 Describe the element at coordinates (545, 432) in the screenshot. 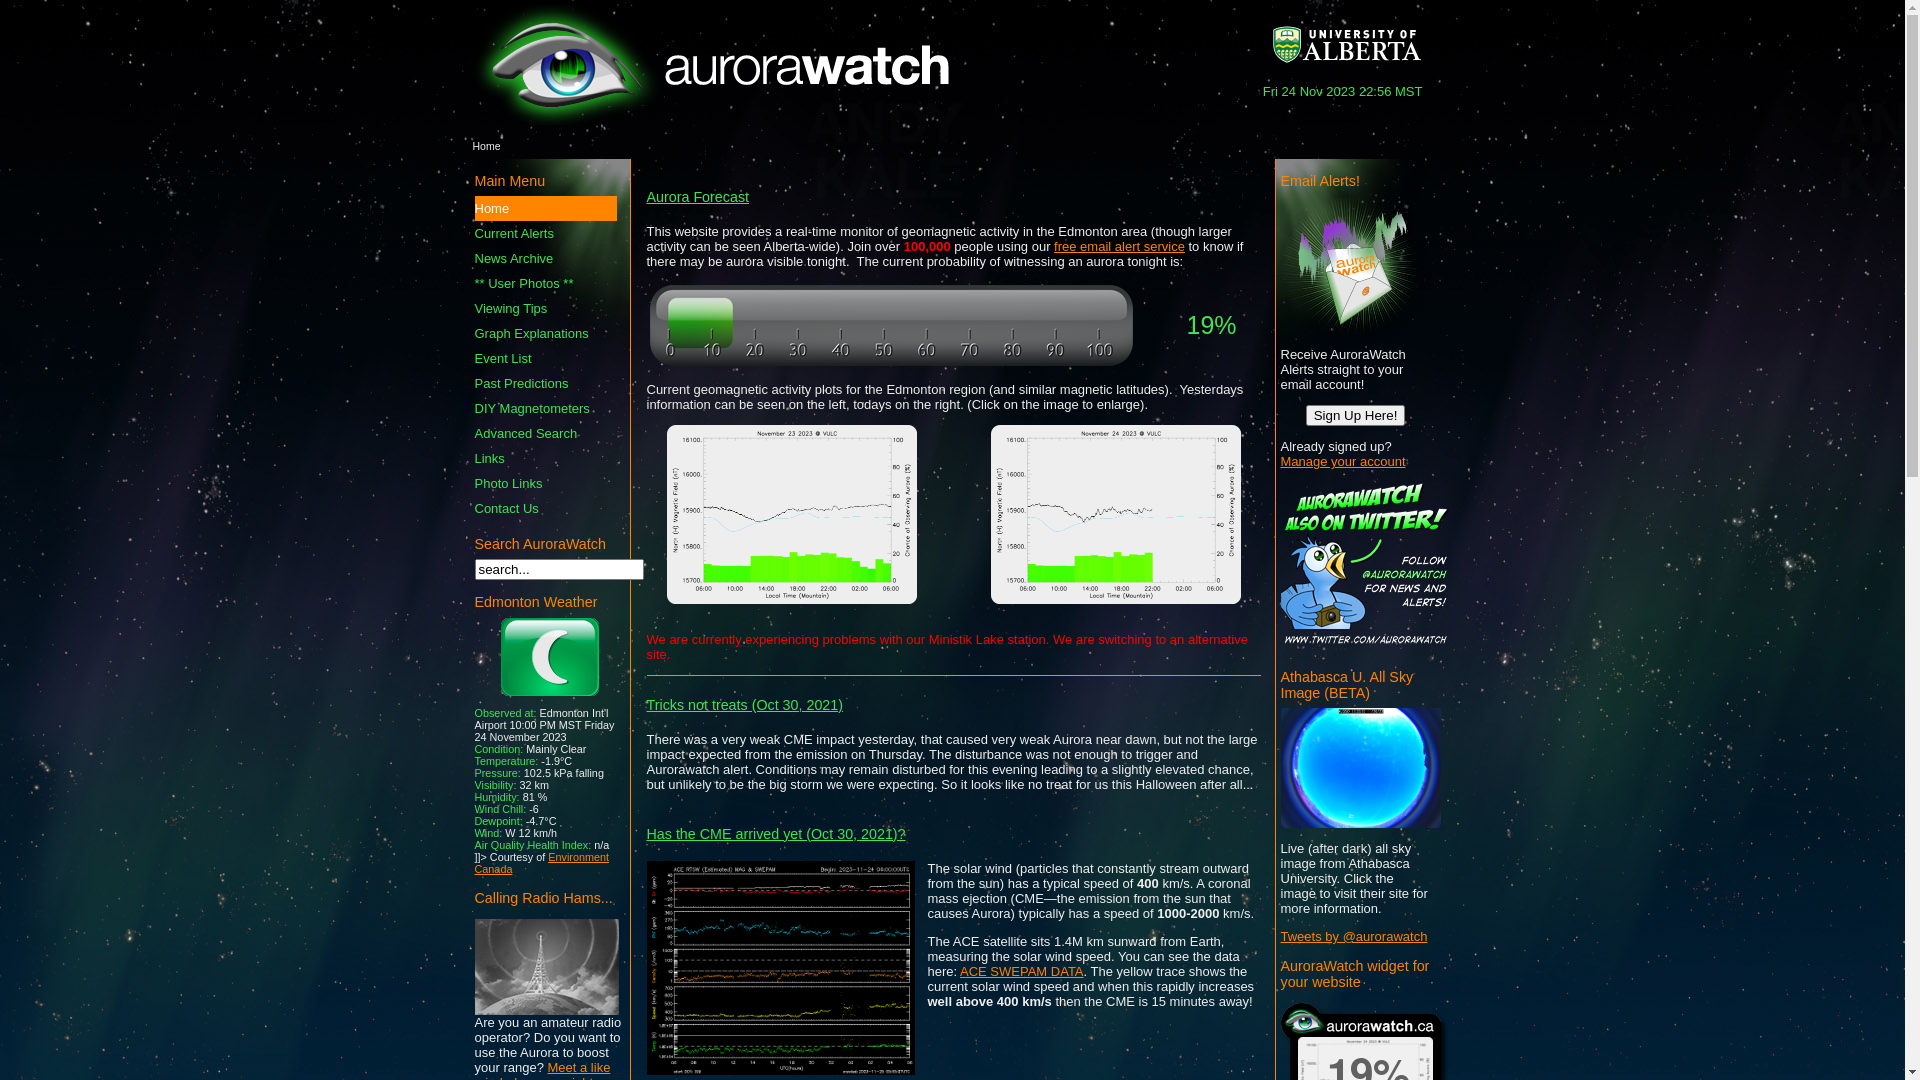

I see `'Advanced Search'` at that location.